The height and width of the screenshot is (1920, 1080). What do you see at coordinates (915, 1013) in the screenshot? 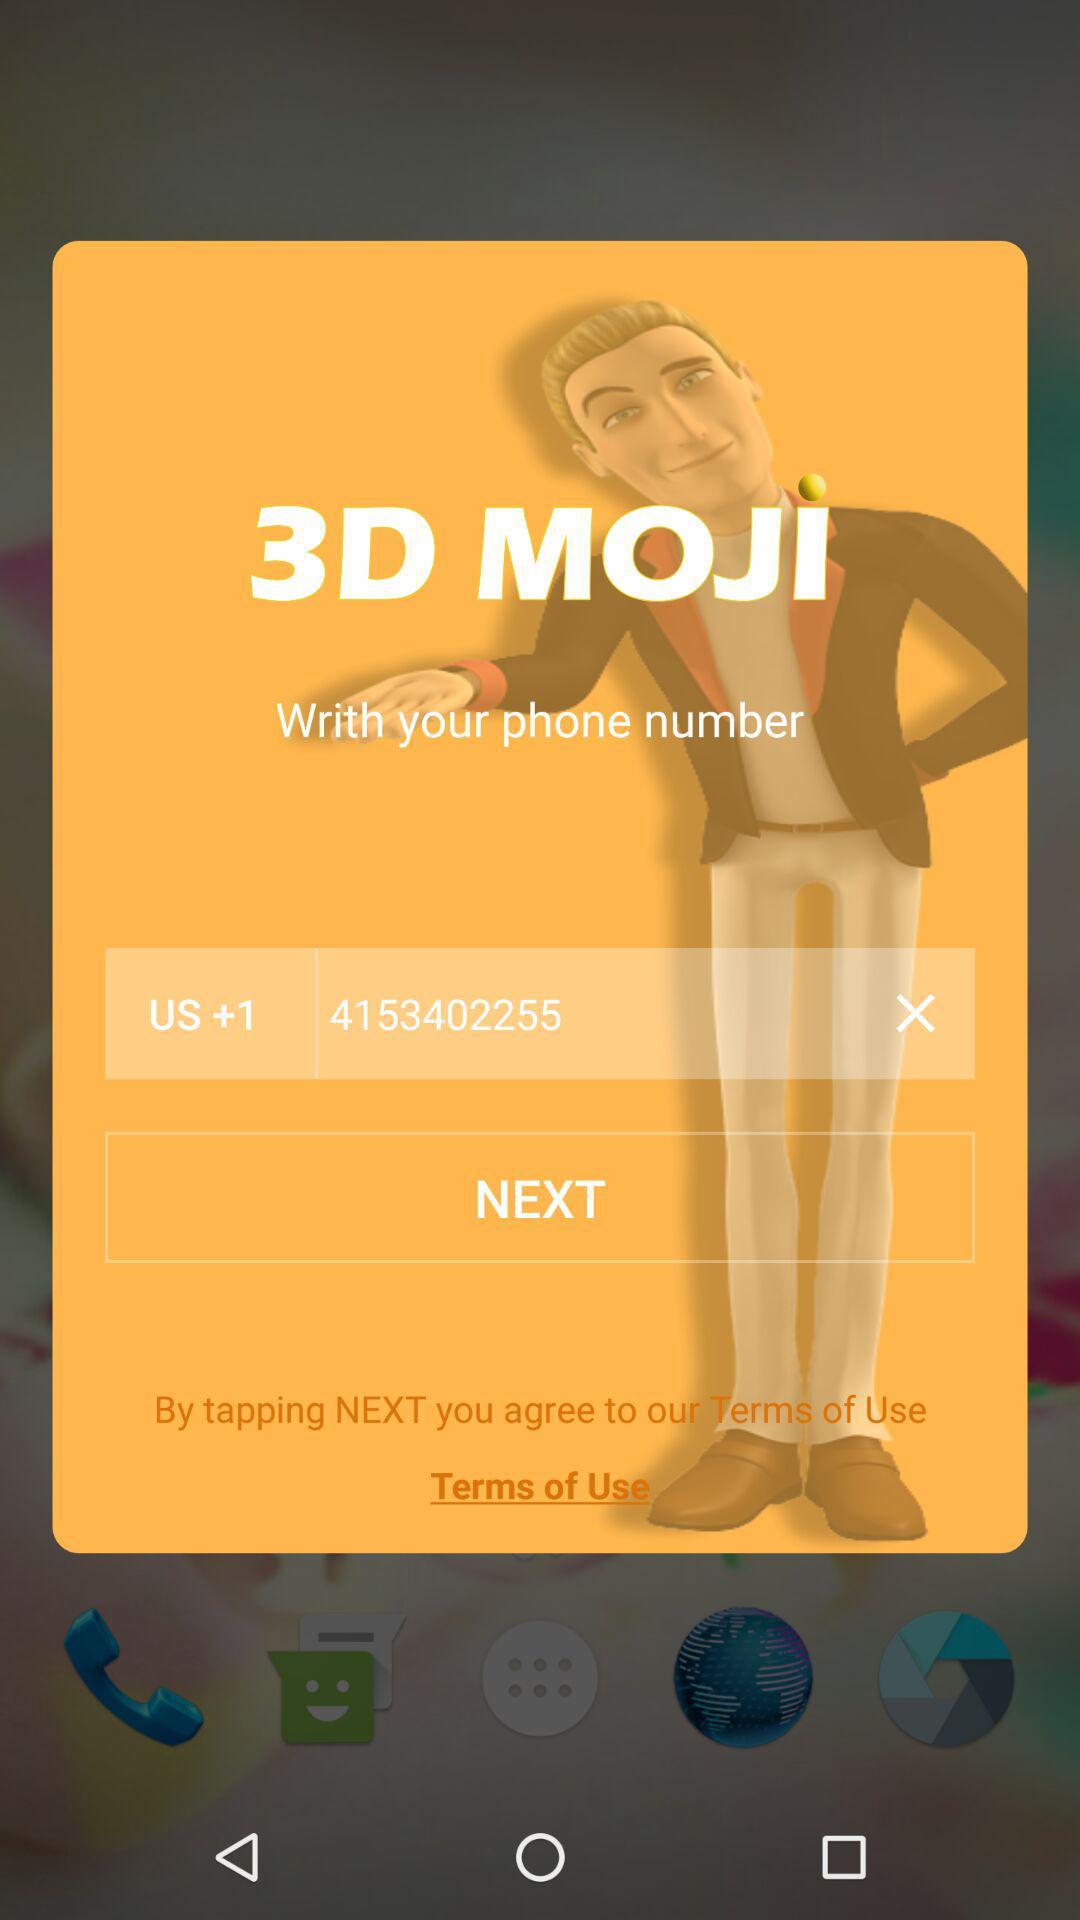
I see `the item on the right` at bounding box center [915, 1013].